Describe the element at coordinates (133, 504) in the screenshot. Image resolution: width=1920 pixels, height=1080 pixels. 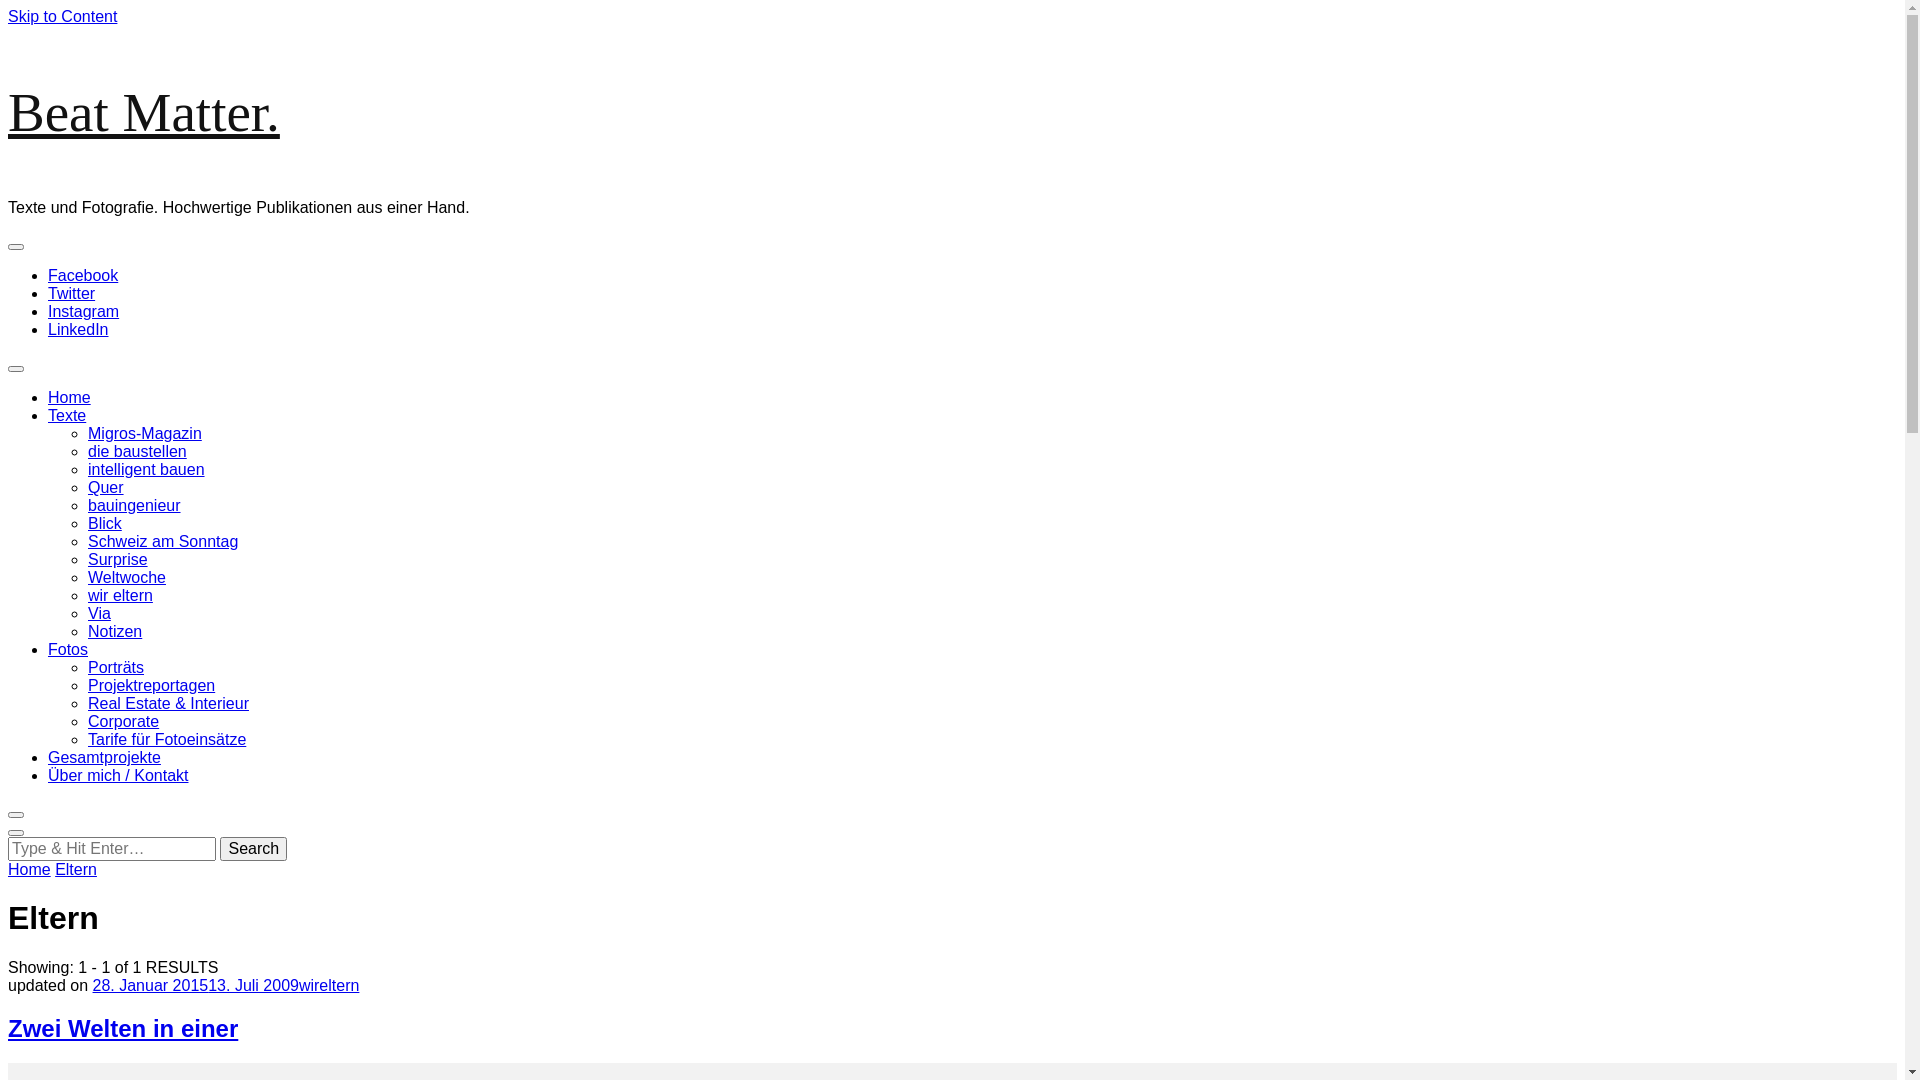
I see `'bauingenieur'` at that location.